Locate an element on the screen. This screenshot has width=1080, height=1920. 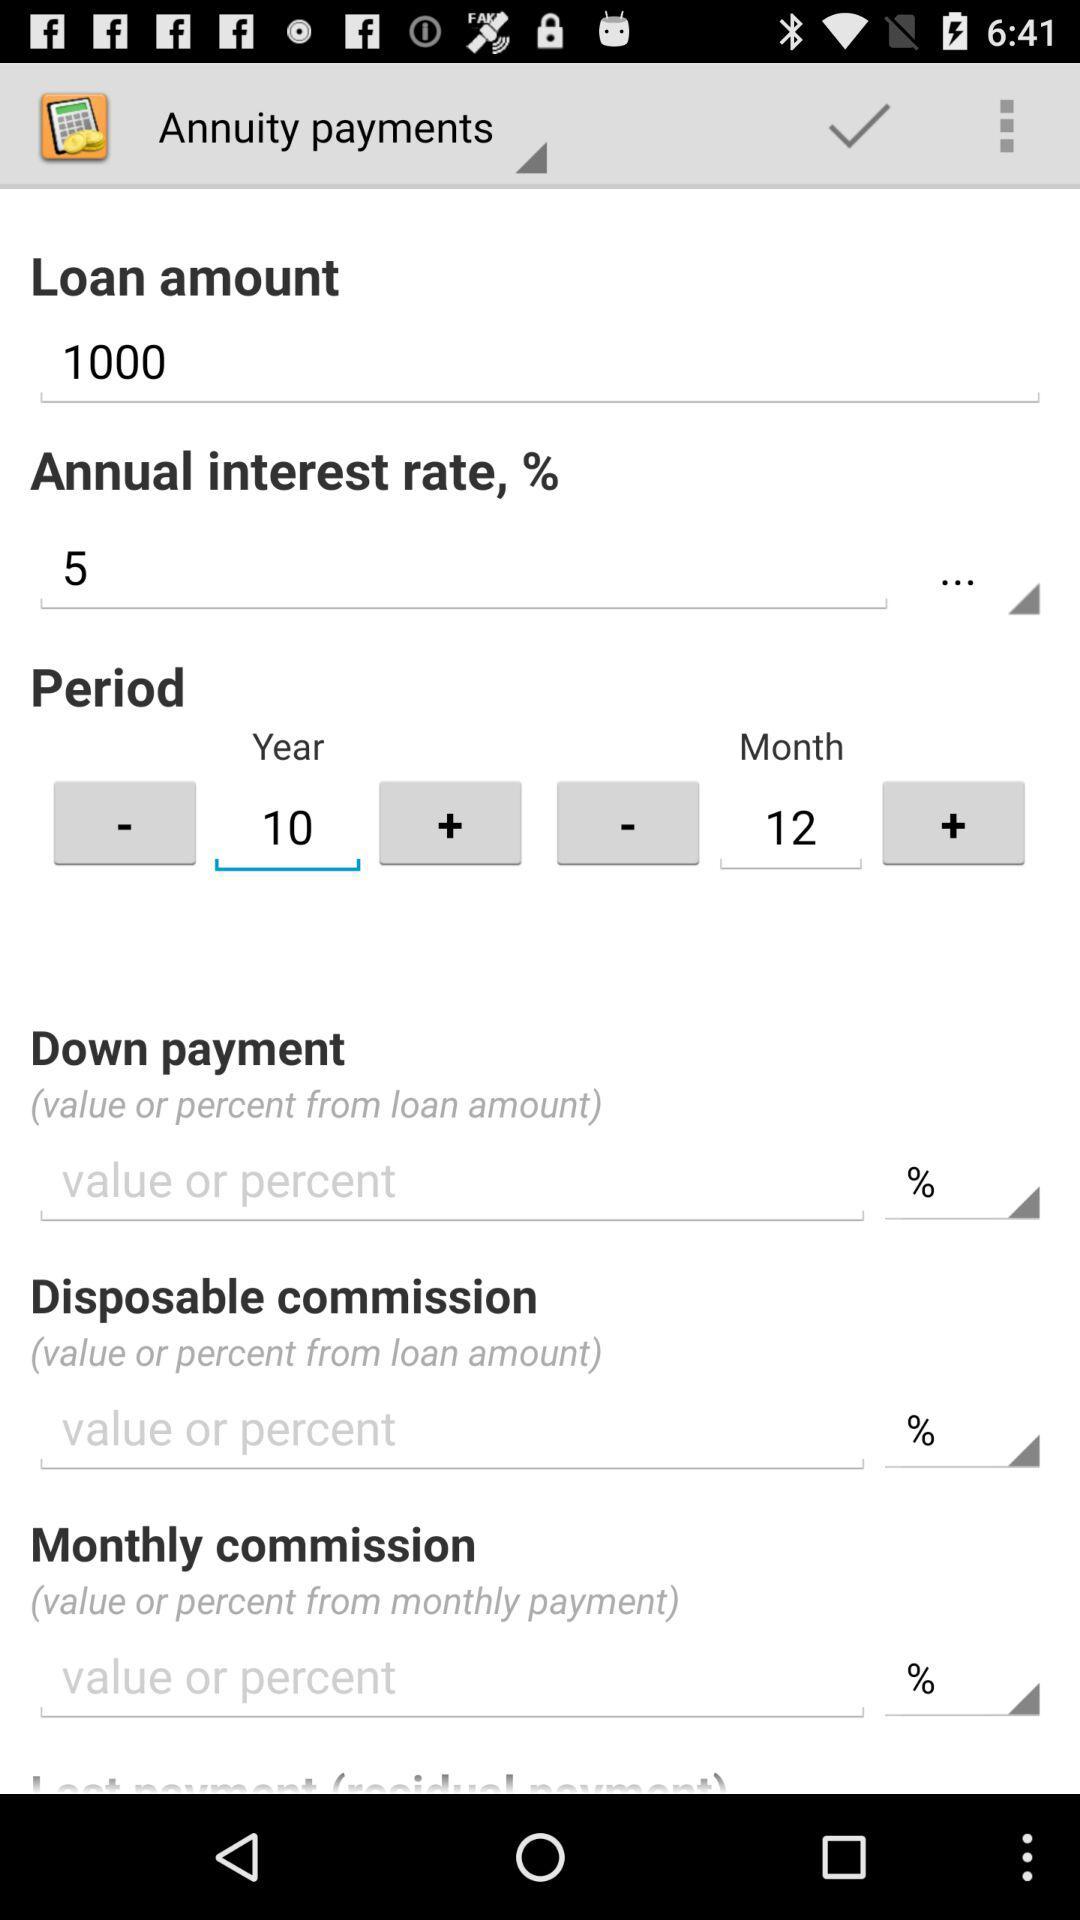
the button left to year text field is located at coordinates (124, 822).